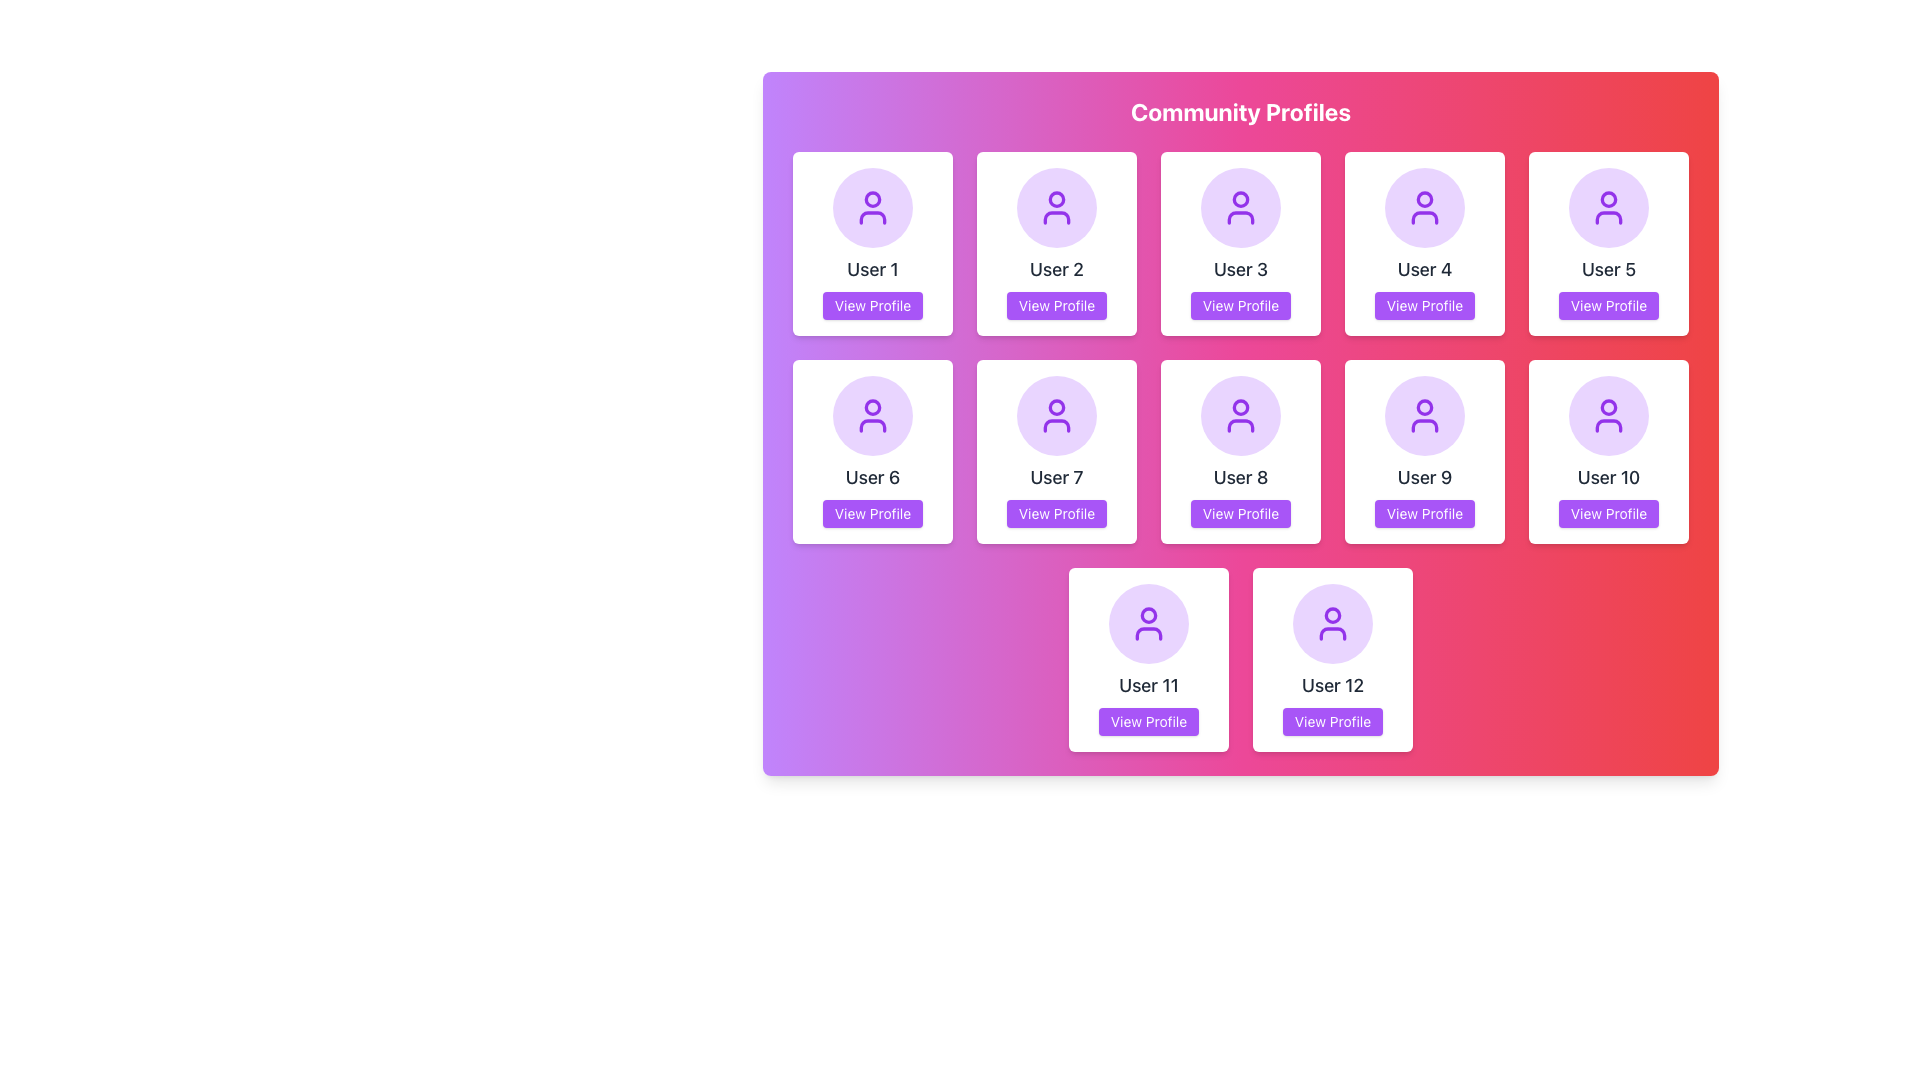 This screenshot has height=1080, width=1920. What do you see at coordinates (1608, 451) in the screenshot?
I see `the user profile card located in the bottom-right corner of the grid` at bounding box center [1608, 451].